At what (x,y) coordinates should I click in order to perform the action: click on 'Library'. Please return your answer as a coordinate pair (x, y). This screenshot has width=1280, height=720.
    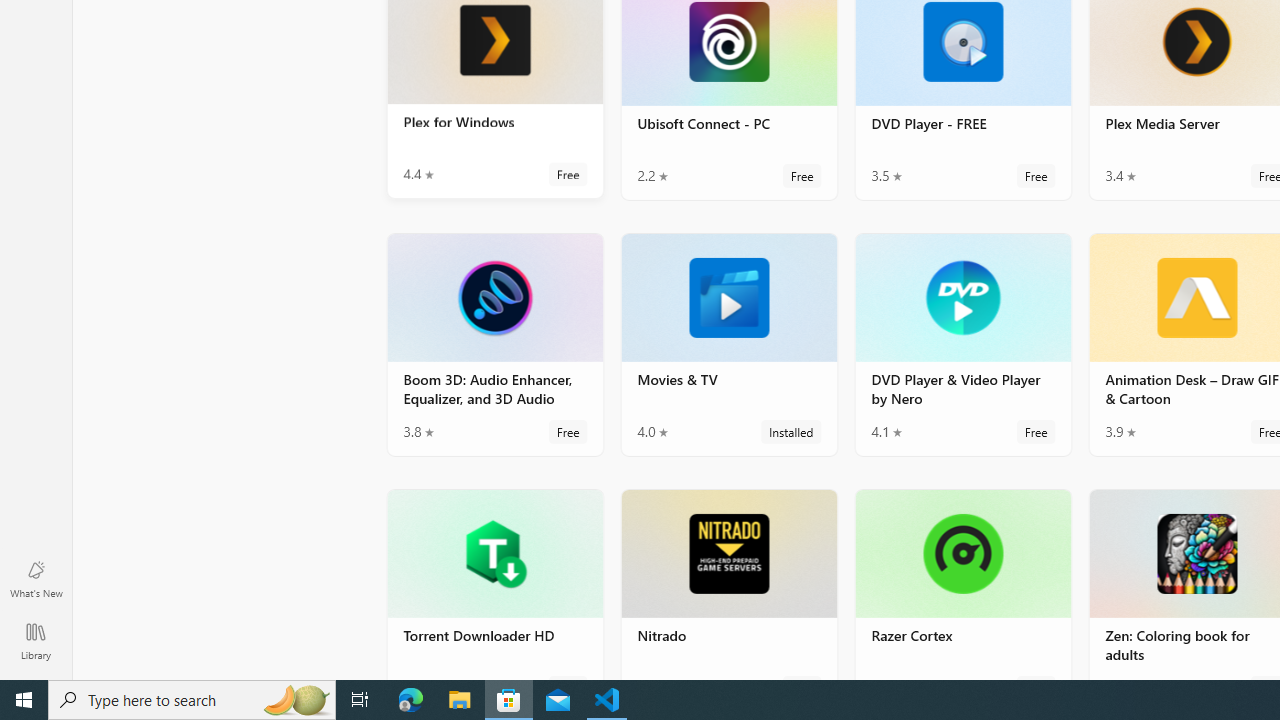
    Looking at the image, I should click on (35, 640).